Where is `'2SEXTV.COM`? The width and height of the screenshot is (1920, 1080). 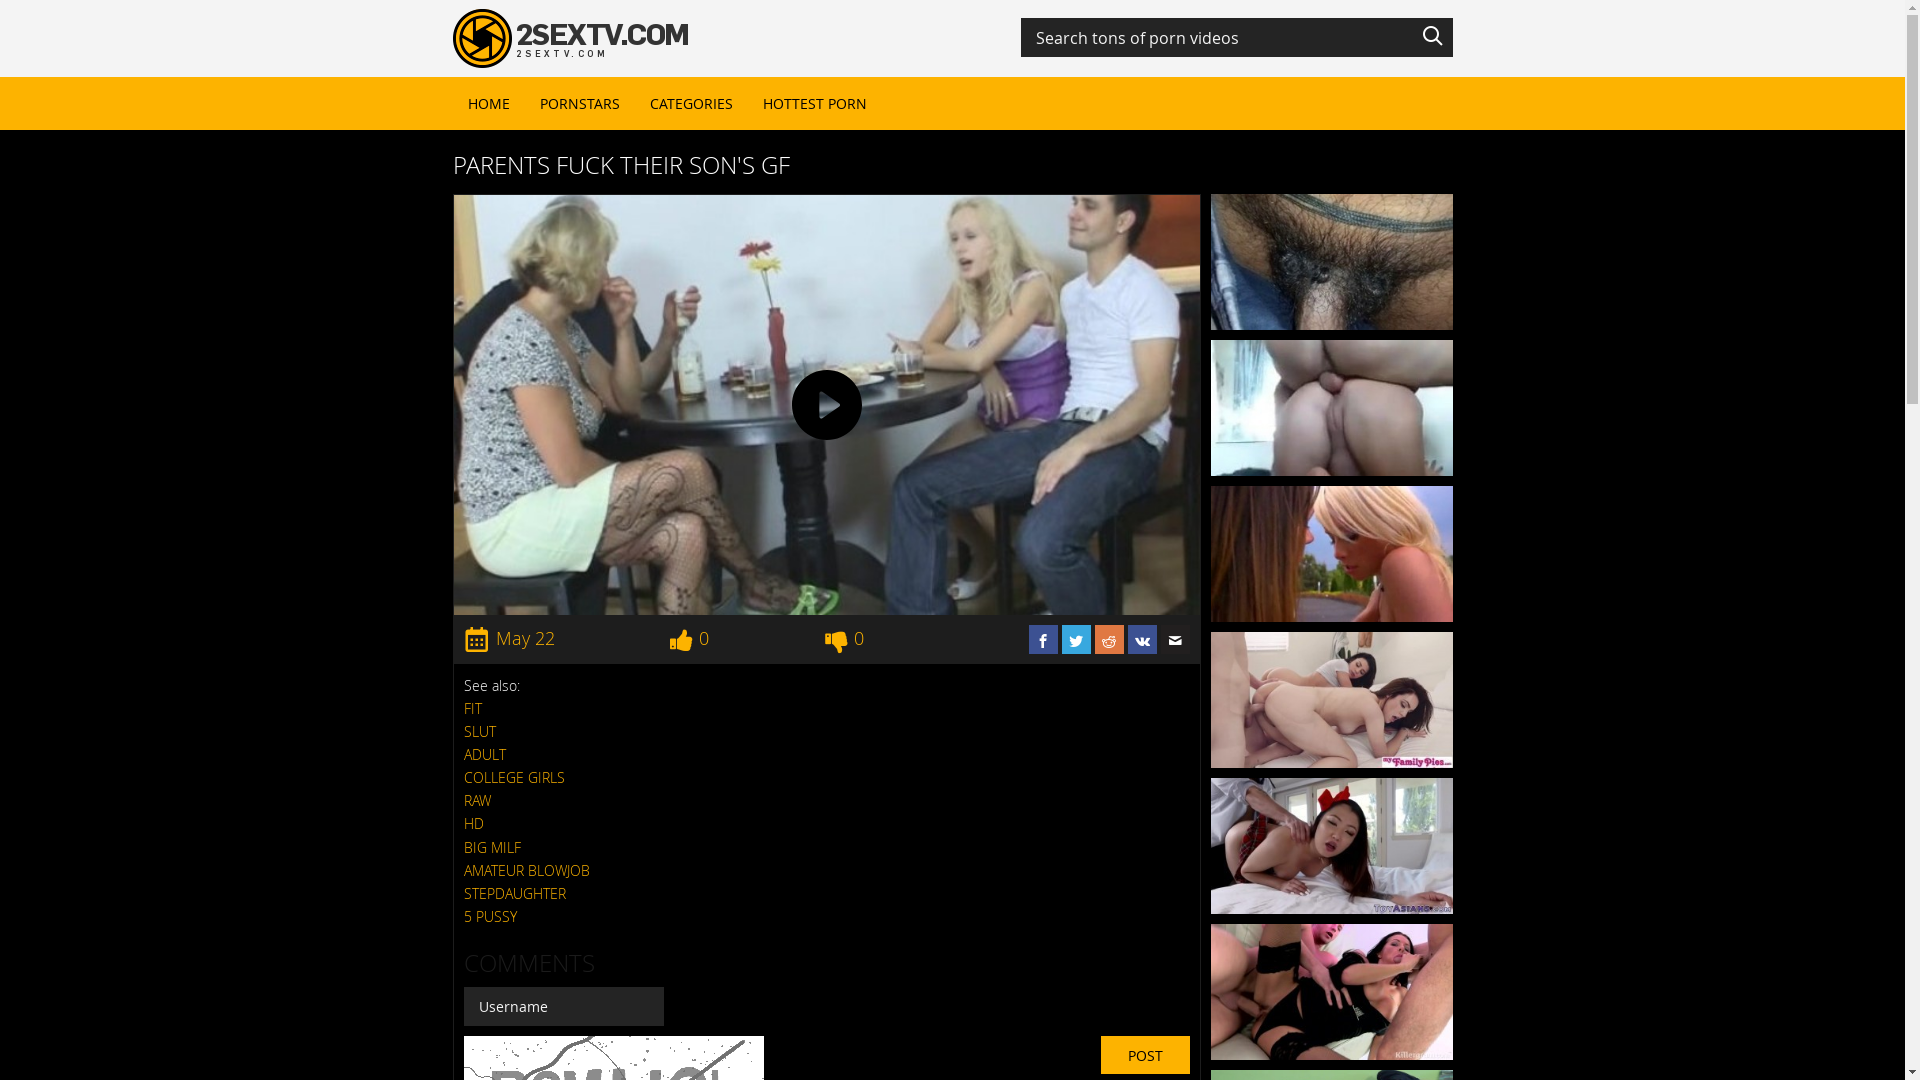 '2SEXTV.COM is located at coordinates (450, 37).